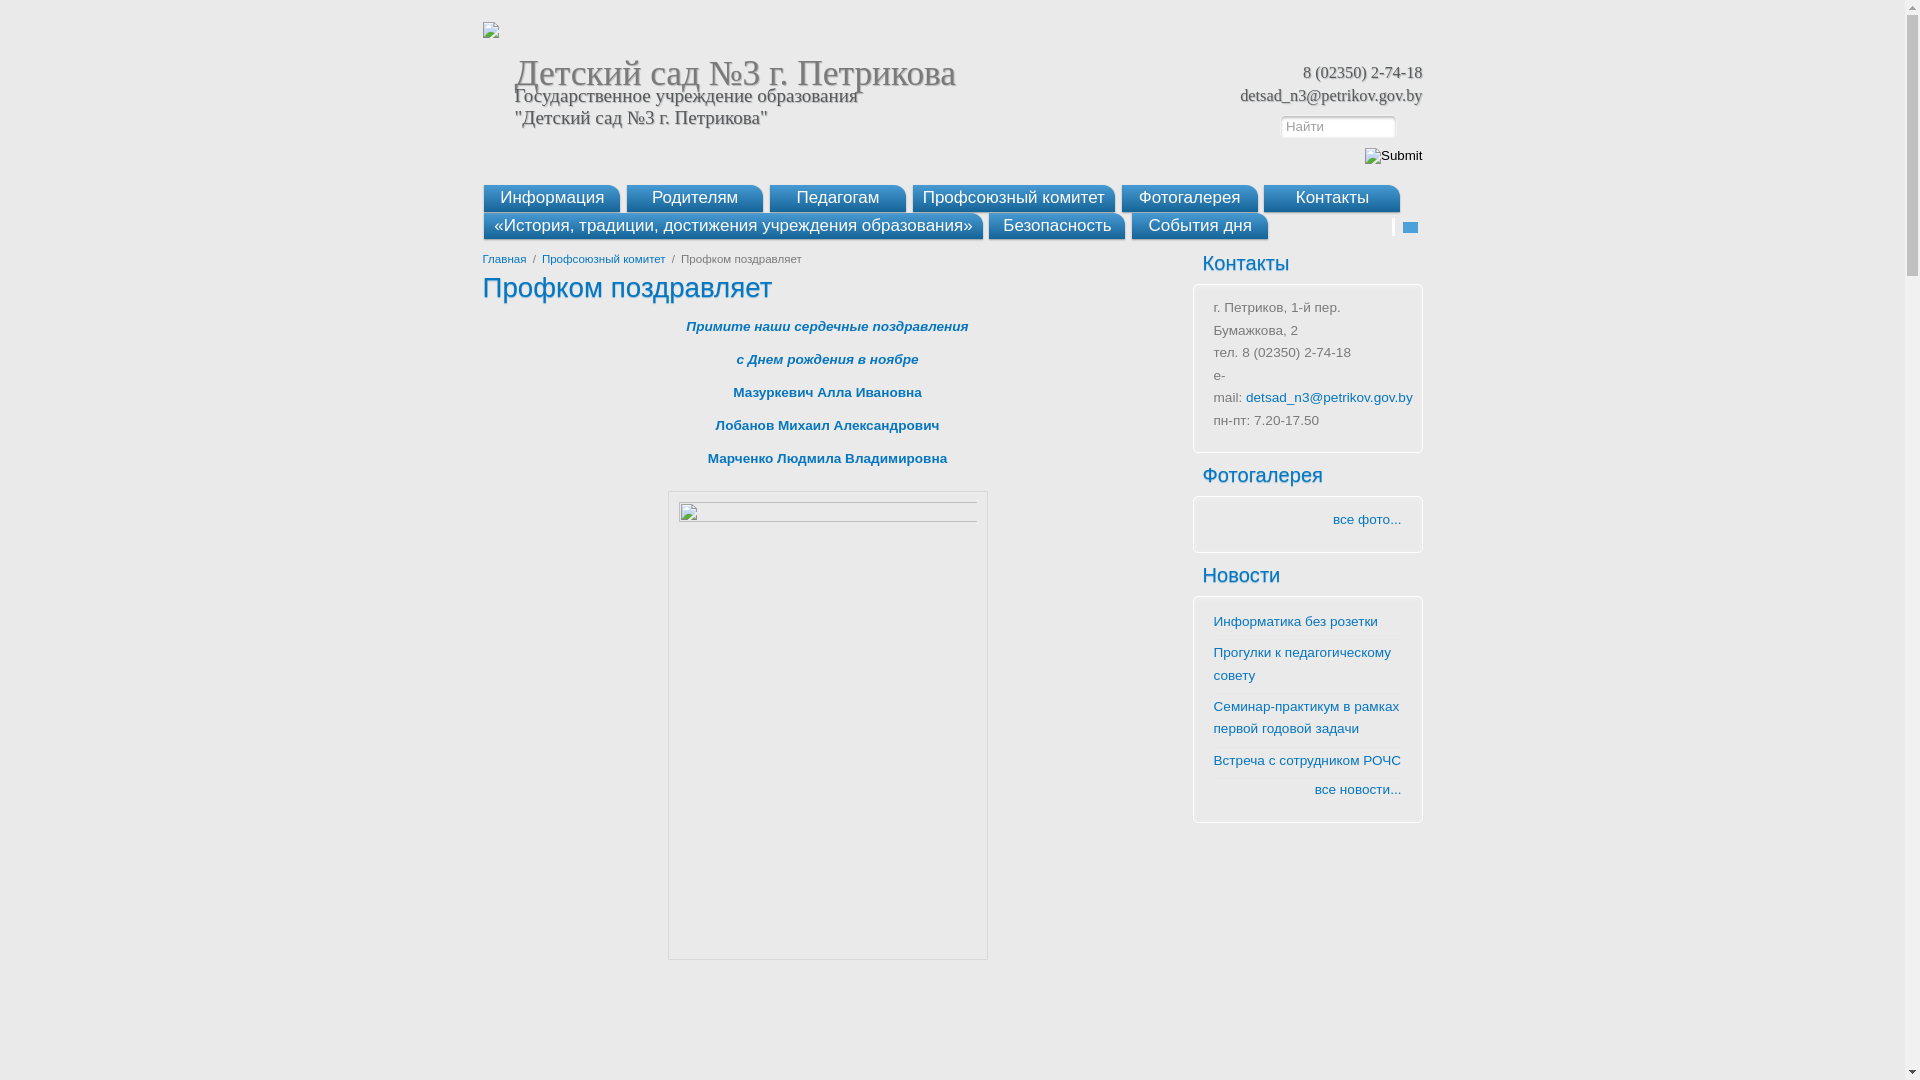  I want to click on 'Add to favorite', so click(1377, 226).